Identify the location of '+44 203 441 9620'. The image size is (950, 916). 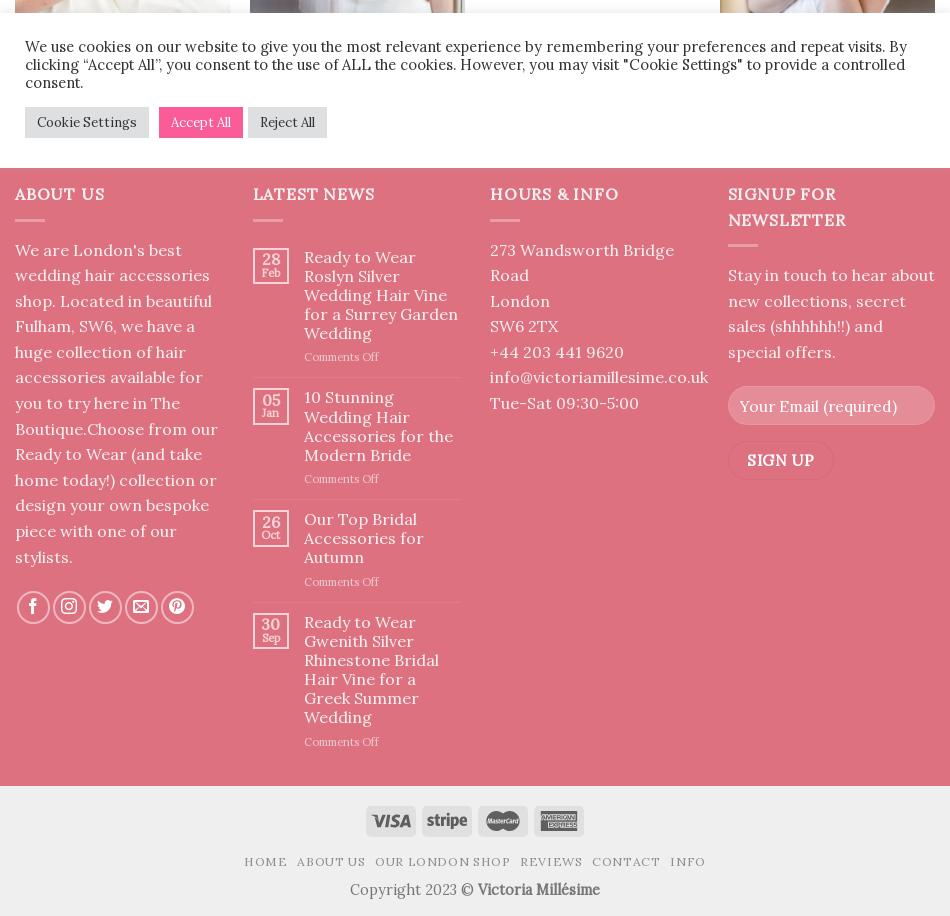
(556, 351).